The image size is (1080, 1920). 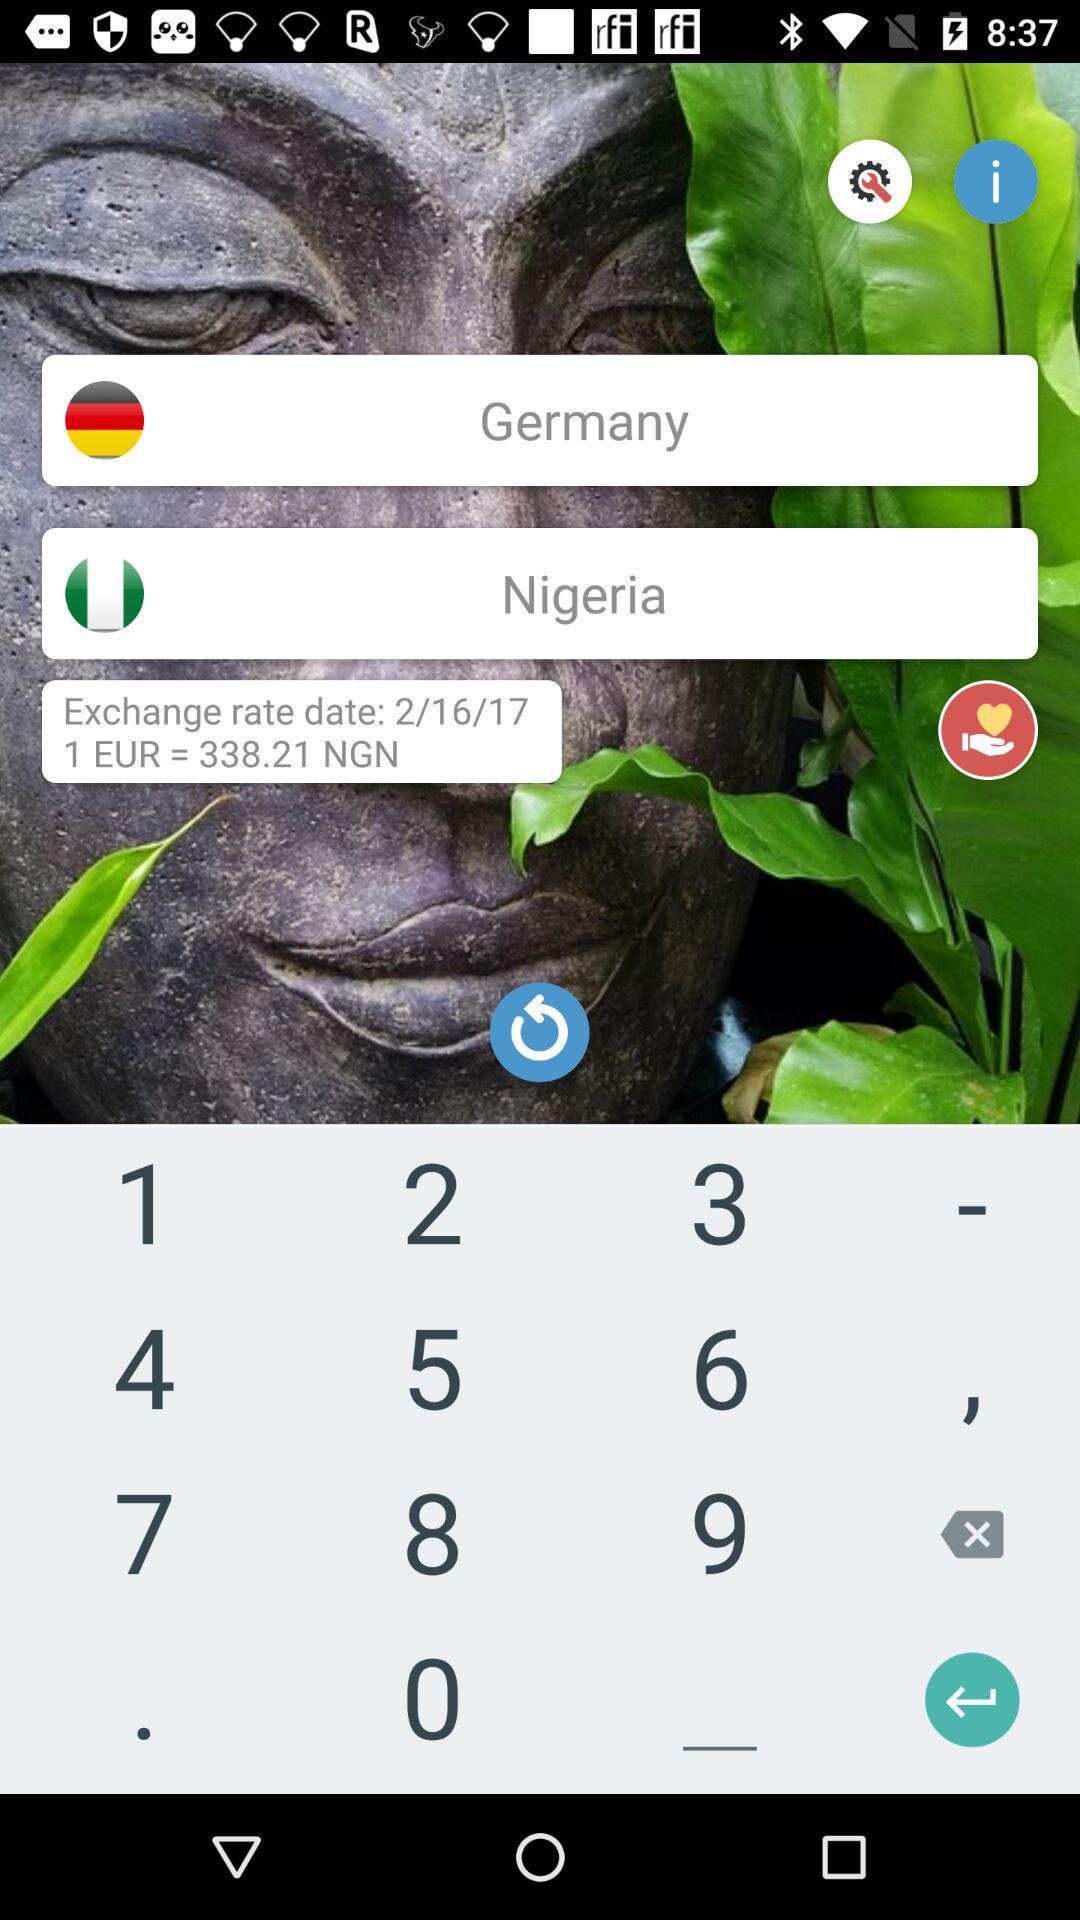 I want to click on the settings icon, so click(x=869, y=181).